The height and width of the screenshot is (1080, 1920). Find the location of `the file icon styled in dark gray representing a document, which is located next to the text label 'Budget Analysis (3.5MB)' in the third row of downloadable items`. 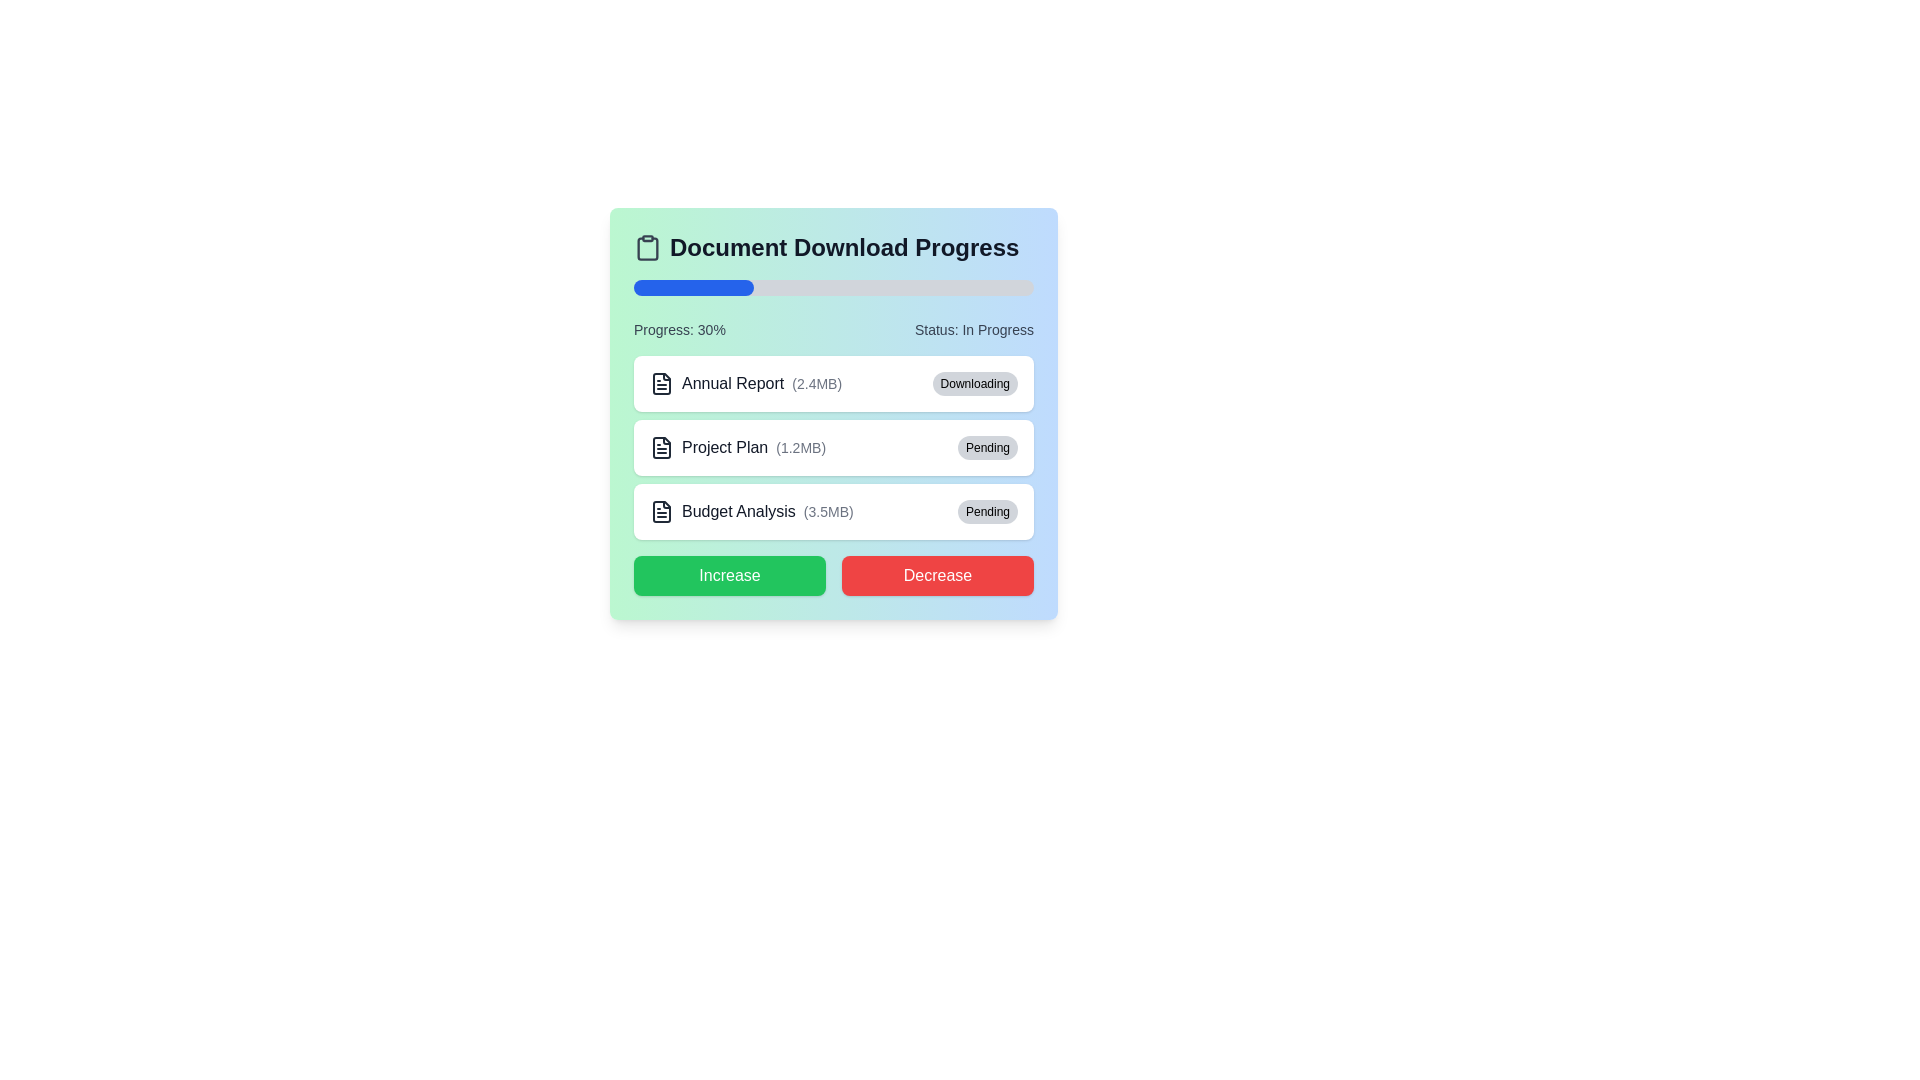

the file icon styled in dark gray representing a document, which is located next to the text label 'Budget Analysis (3.5MB)' in the third row of downloadable items is located at coordinates (662, 511).